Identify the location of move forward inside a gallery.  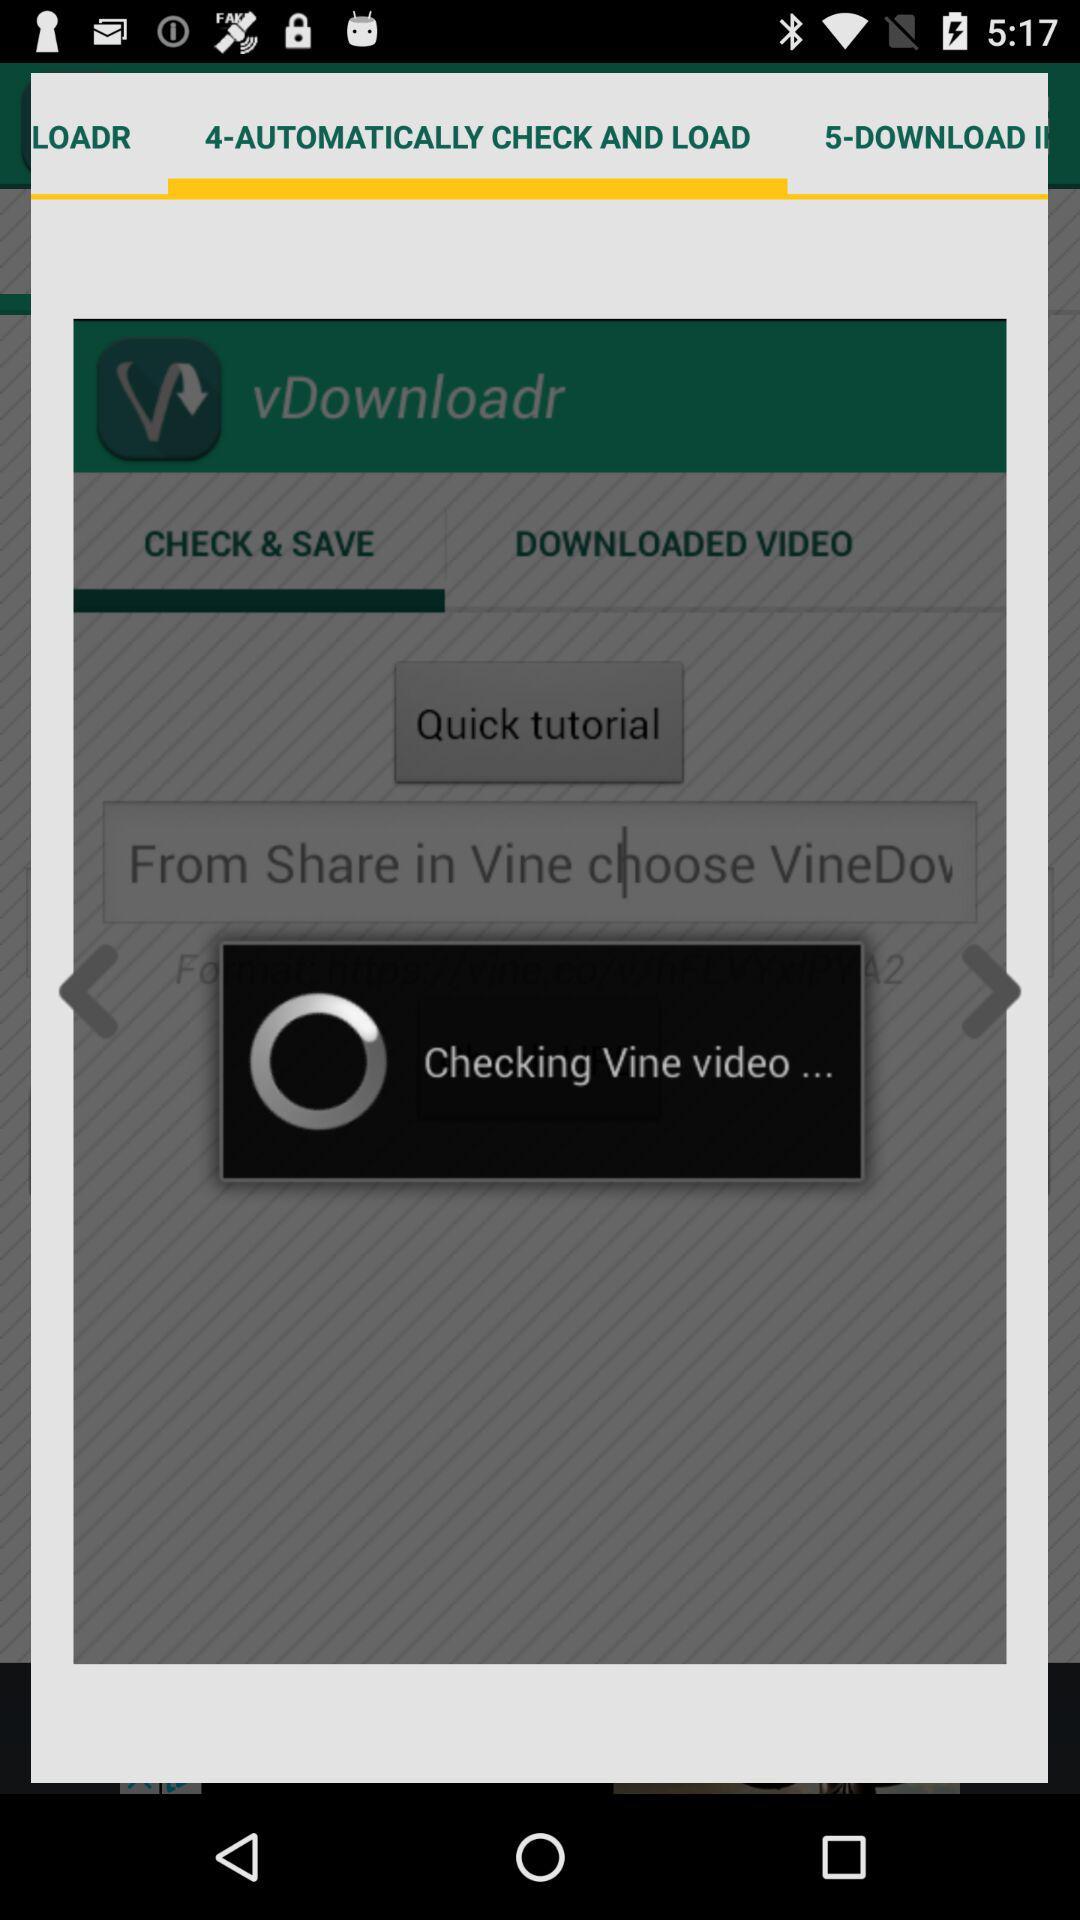
(984, 991).